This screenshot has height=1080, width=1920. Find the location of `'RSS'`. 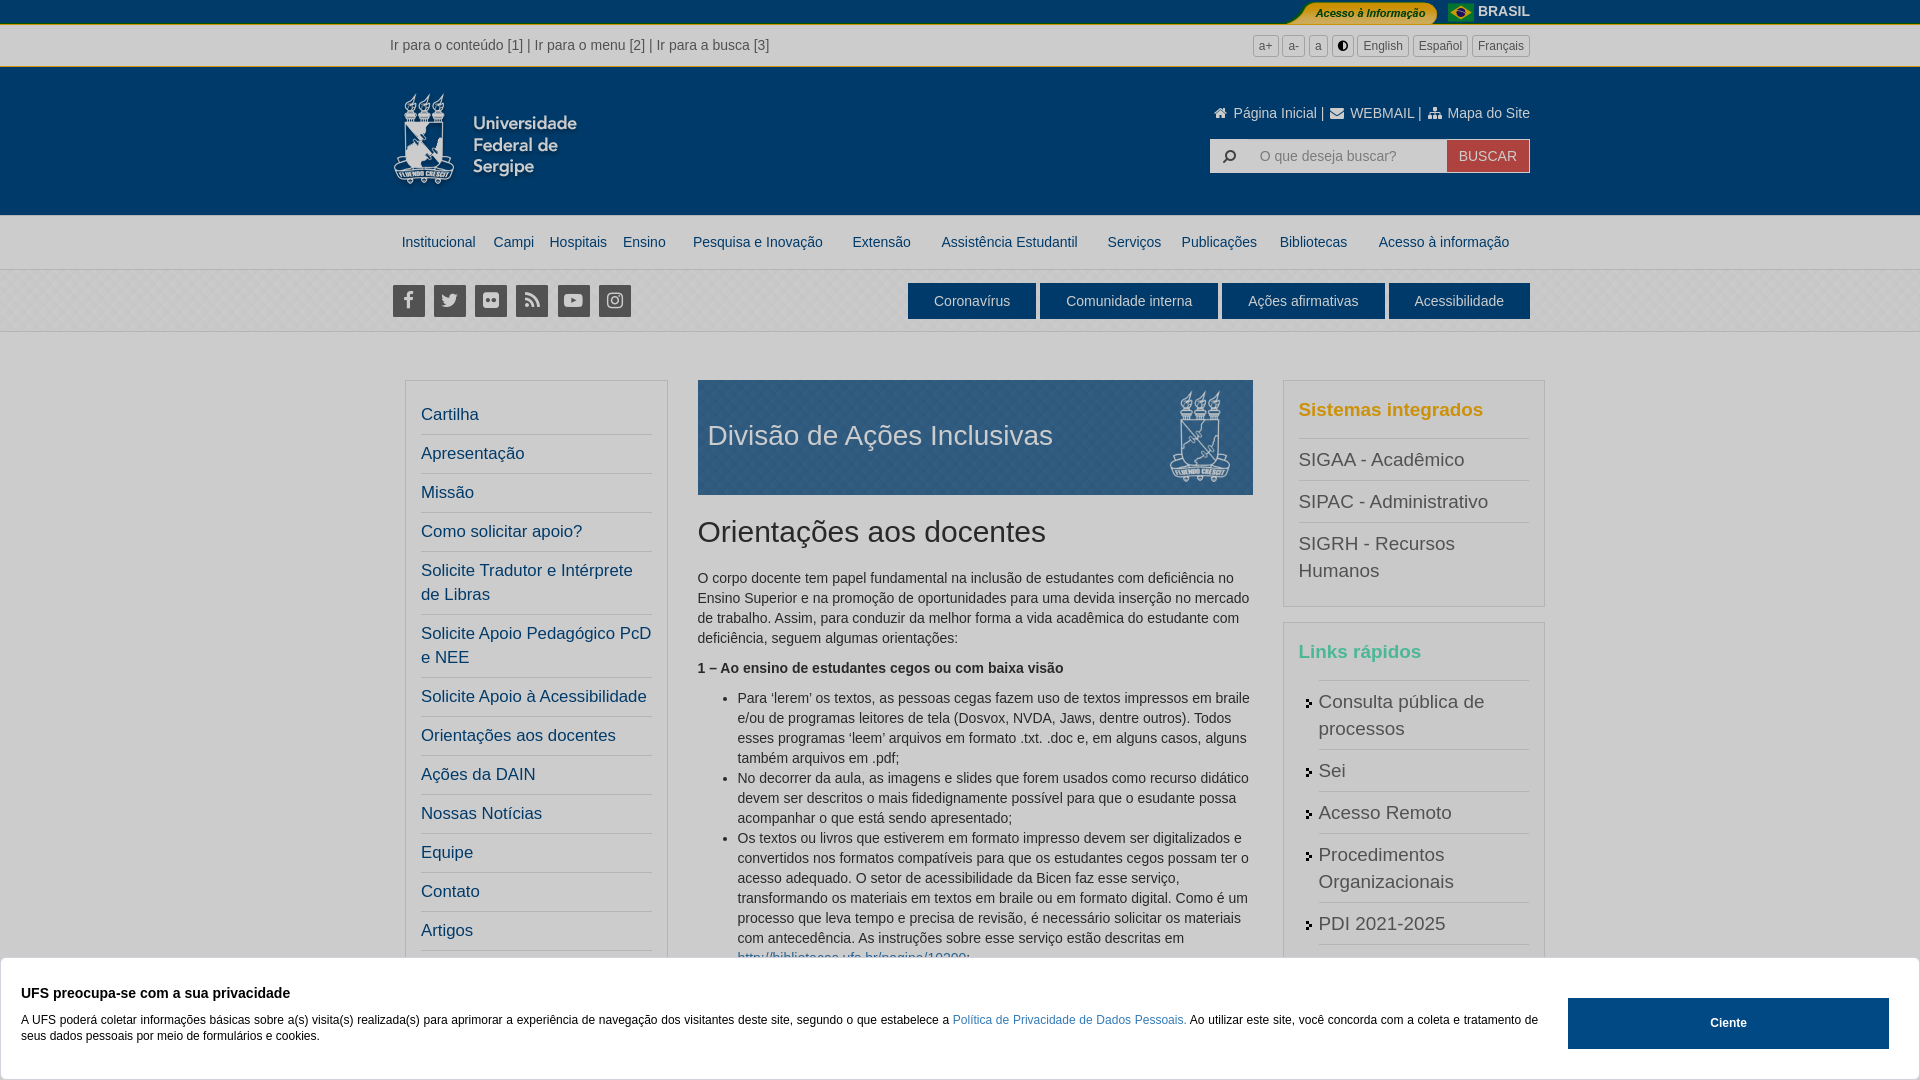

'RSS' is located at coordinates (513, 300).